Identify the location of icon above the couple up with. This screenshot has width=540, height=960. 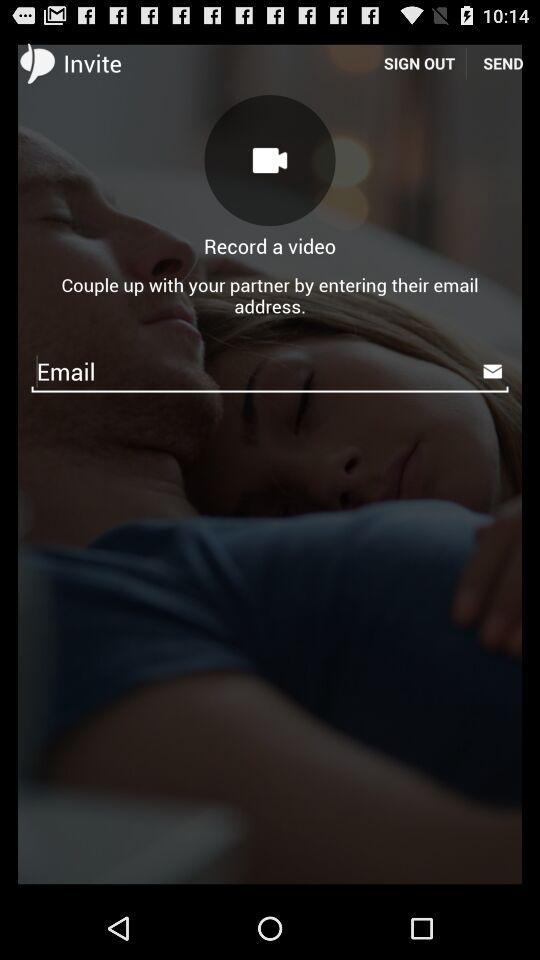
(502, 62).